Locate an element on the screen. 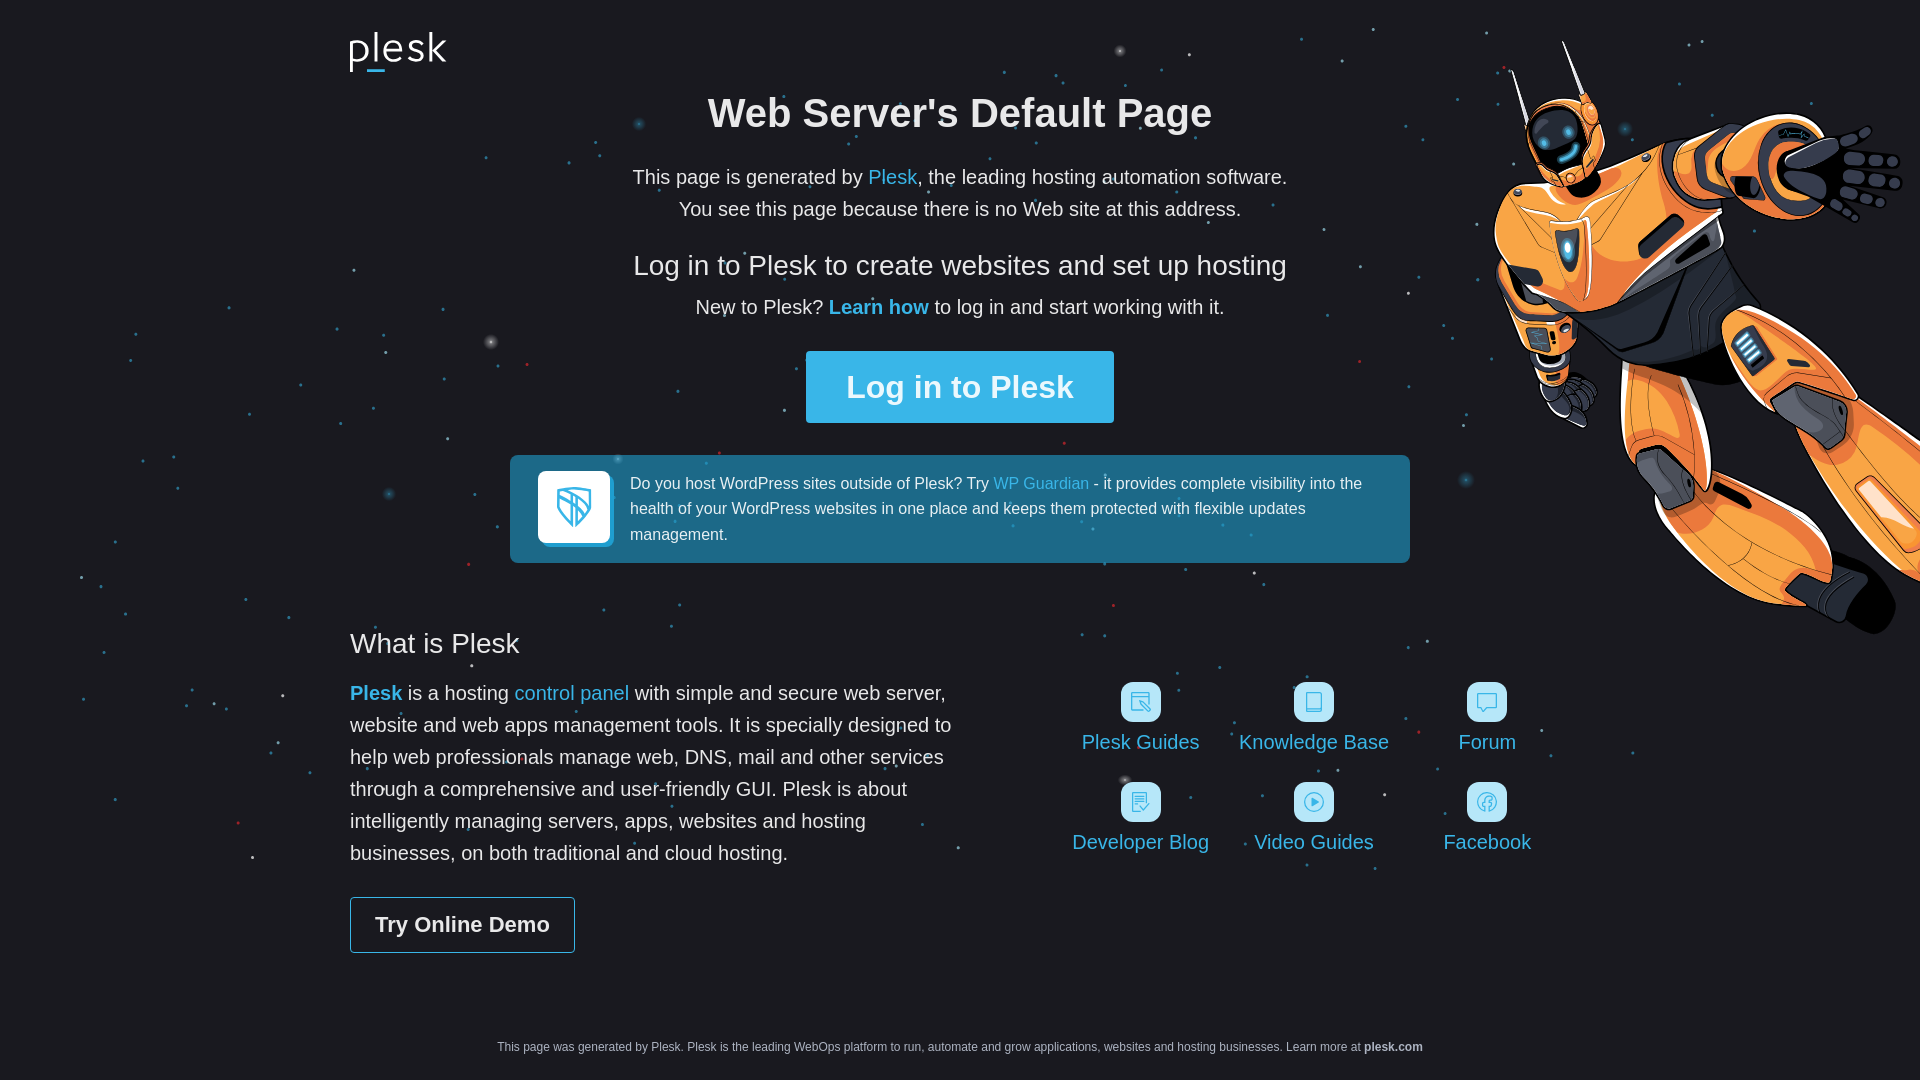  'WP Guardian' is located at coordinates (1040, 483).